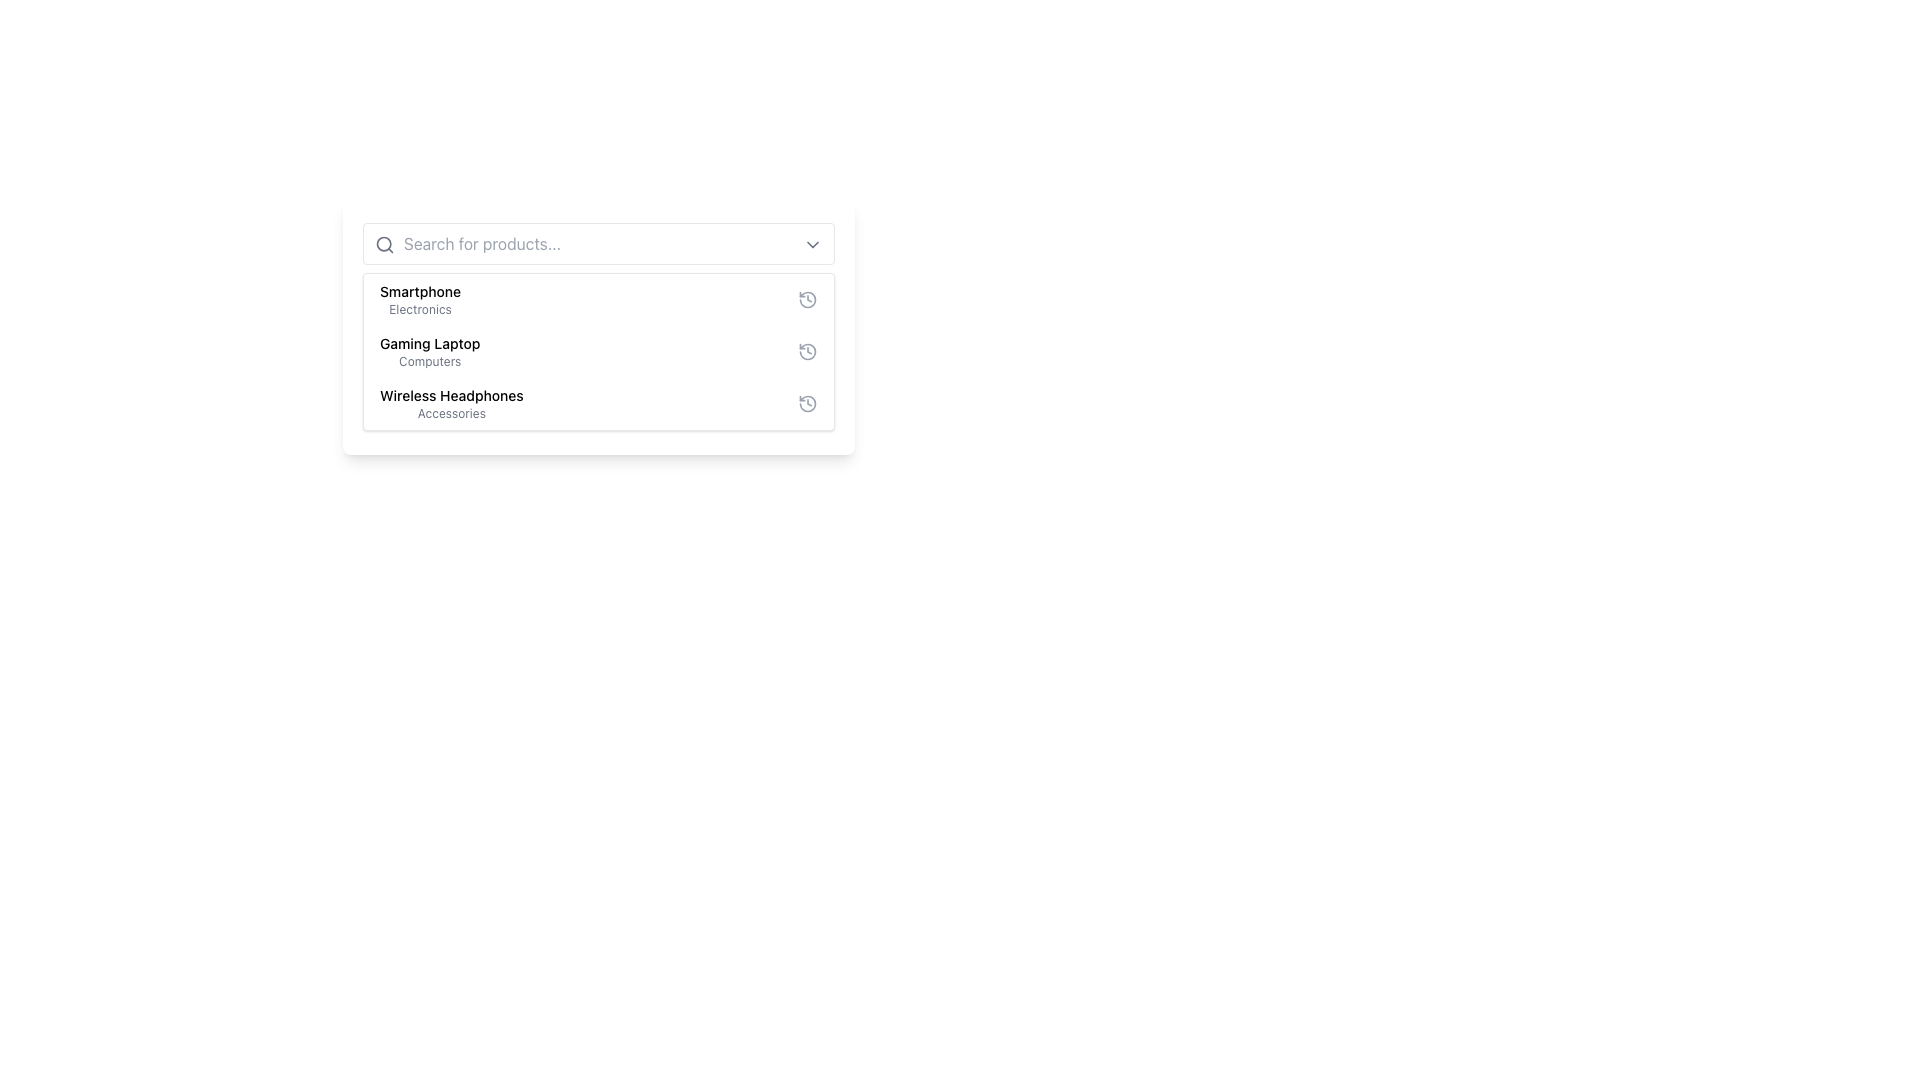 This screenshot has width=1920, height=1080. What do you see at coordinates (450, 404) in the screenshot?
I see `the third item in the list labeled 'Wireless Headphones' under 'Accessories'` at bounding box center [450, 404].